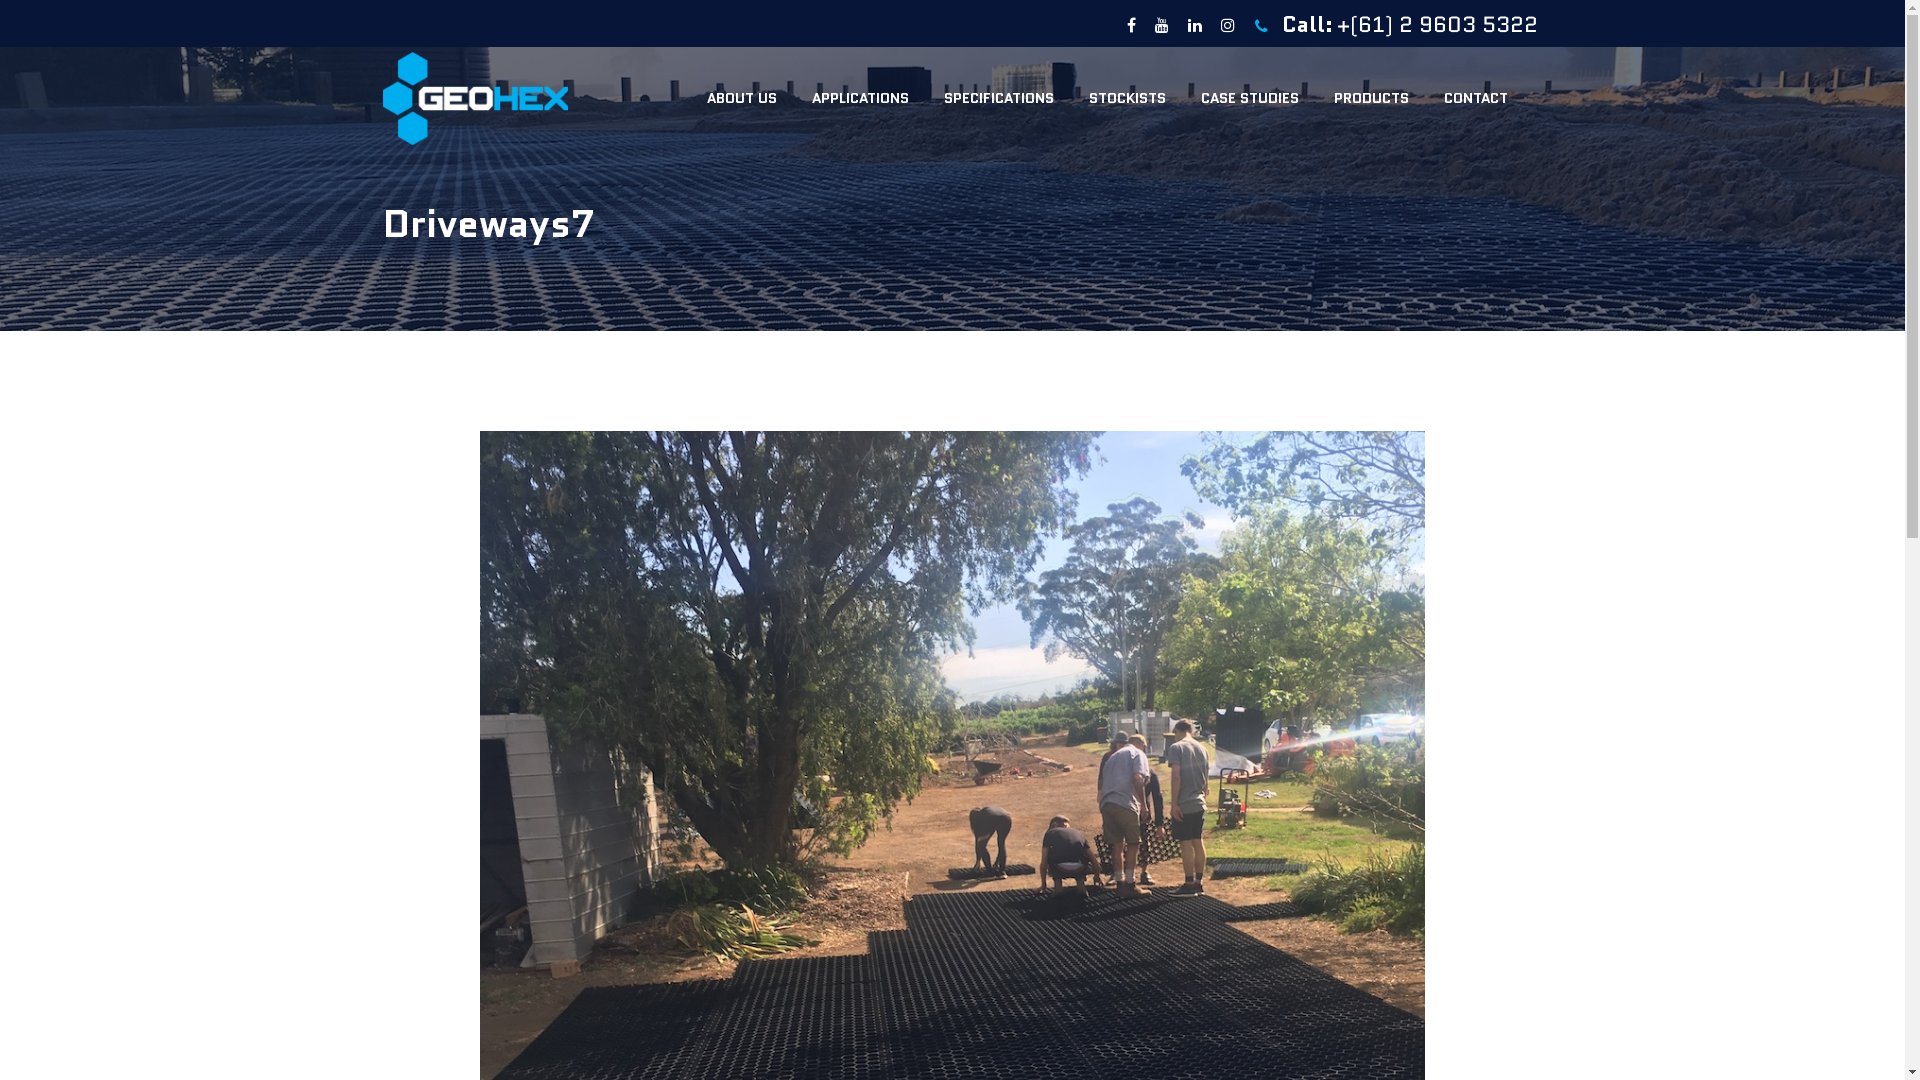 This screenshot has height=1080, width=1920. What do you see at coordinates (741, 98) in the screenshot?
I see `'ABOUT US'` at bounding box center [741, 98].